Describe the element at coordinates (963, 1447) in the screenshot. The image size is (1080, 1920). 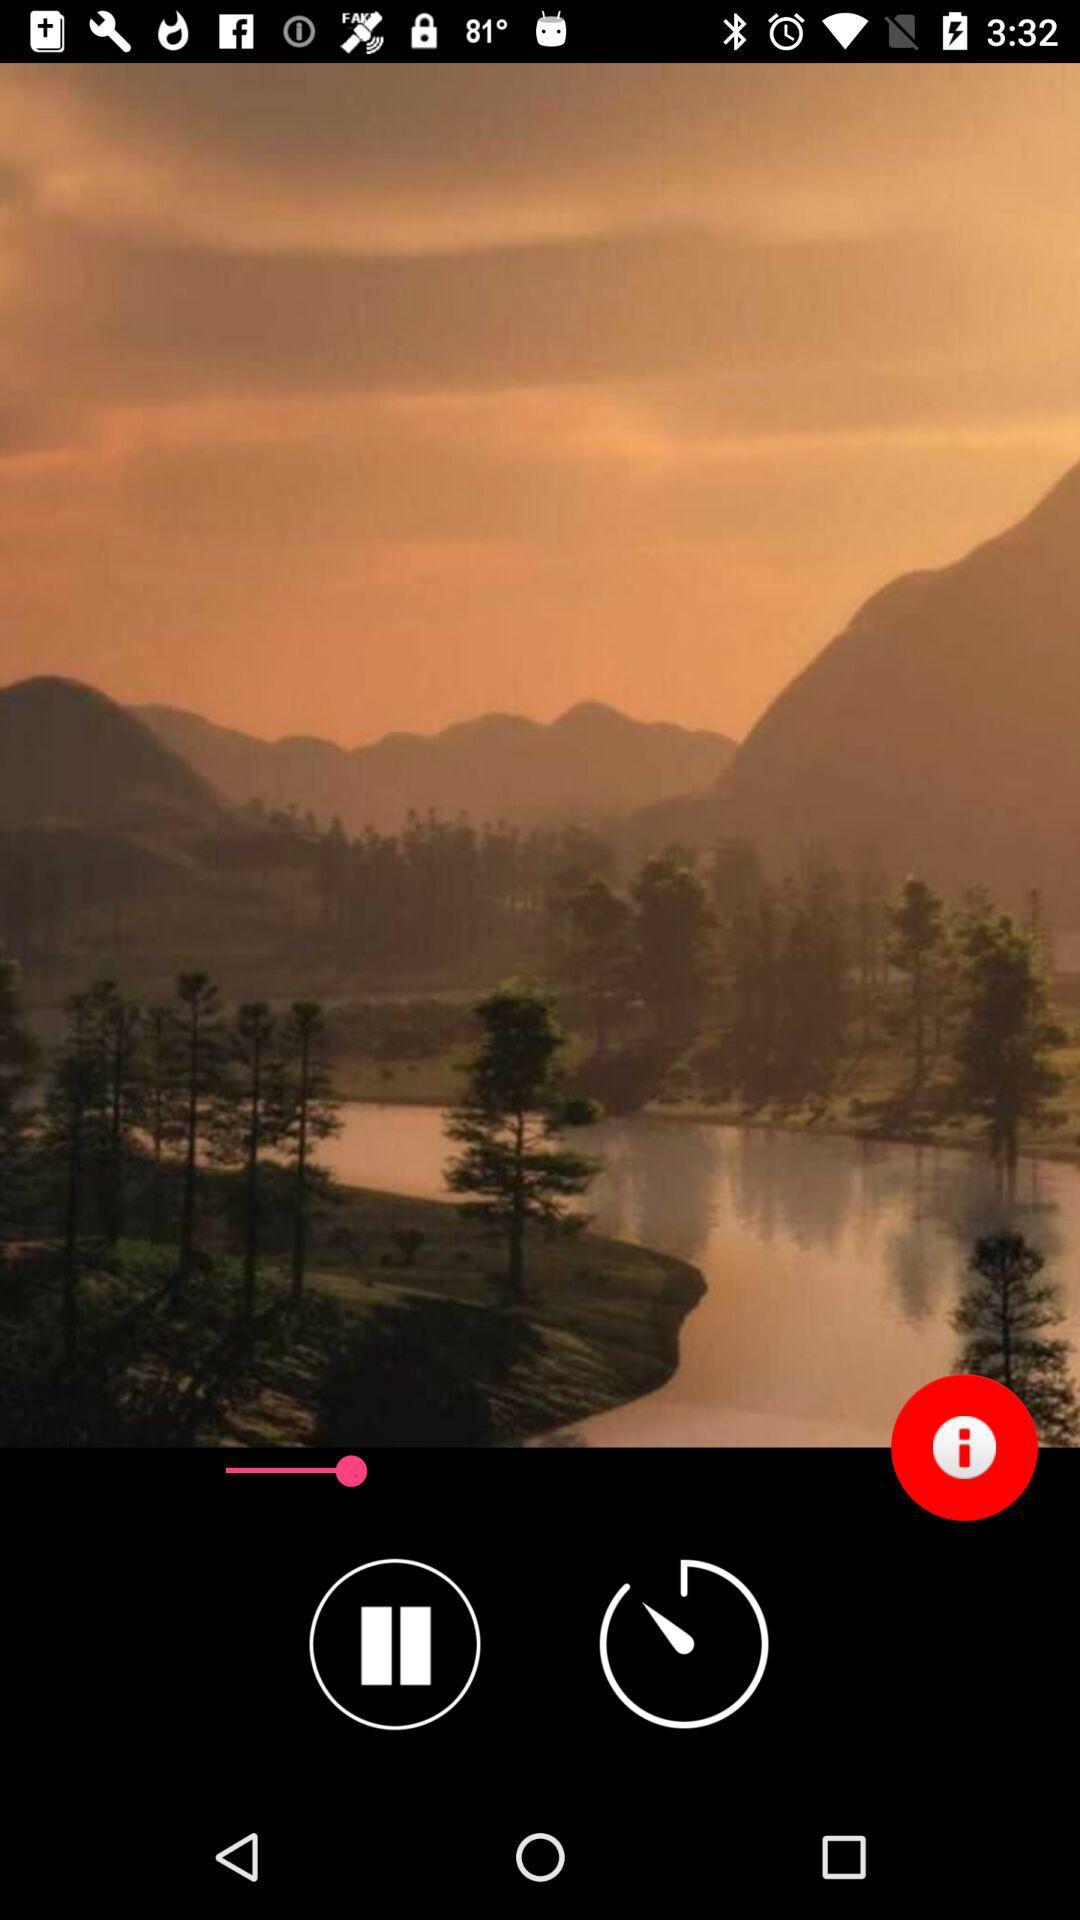
I see `the info icon` at that location.